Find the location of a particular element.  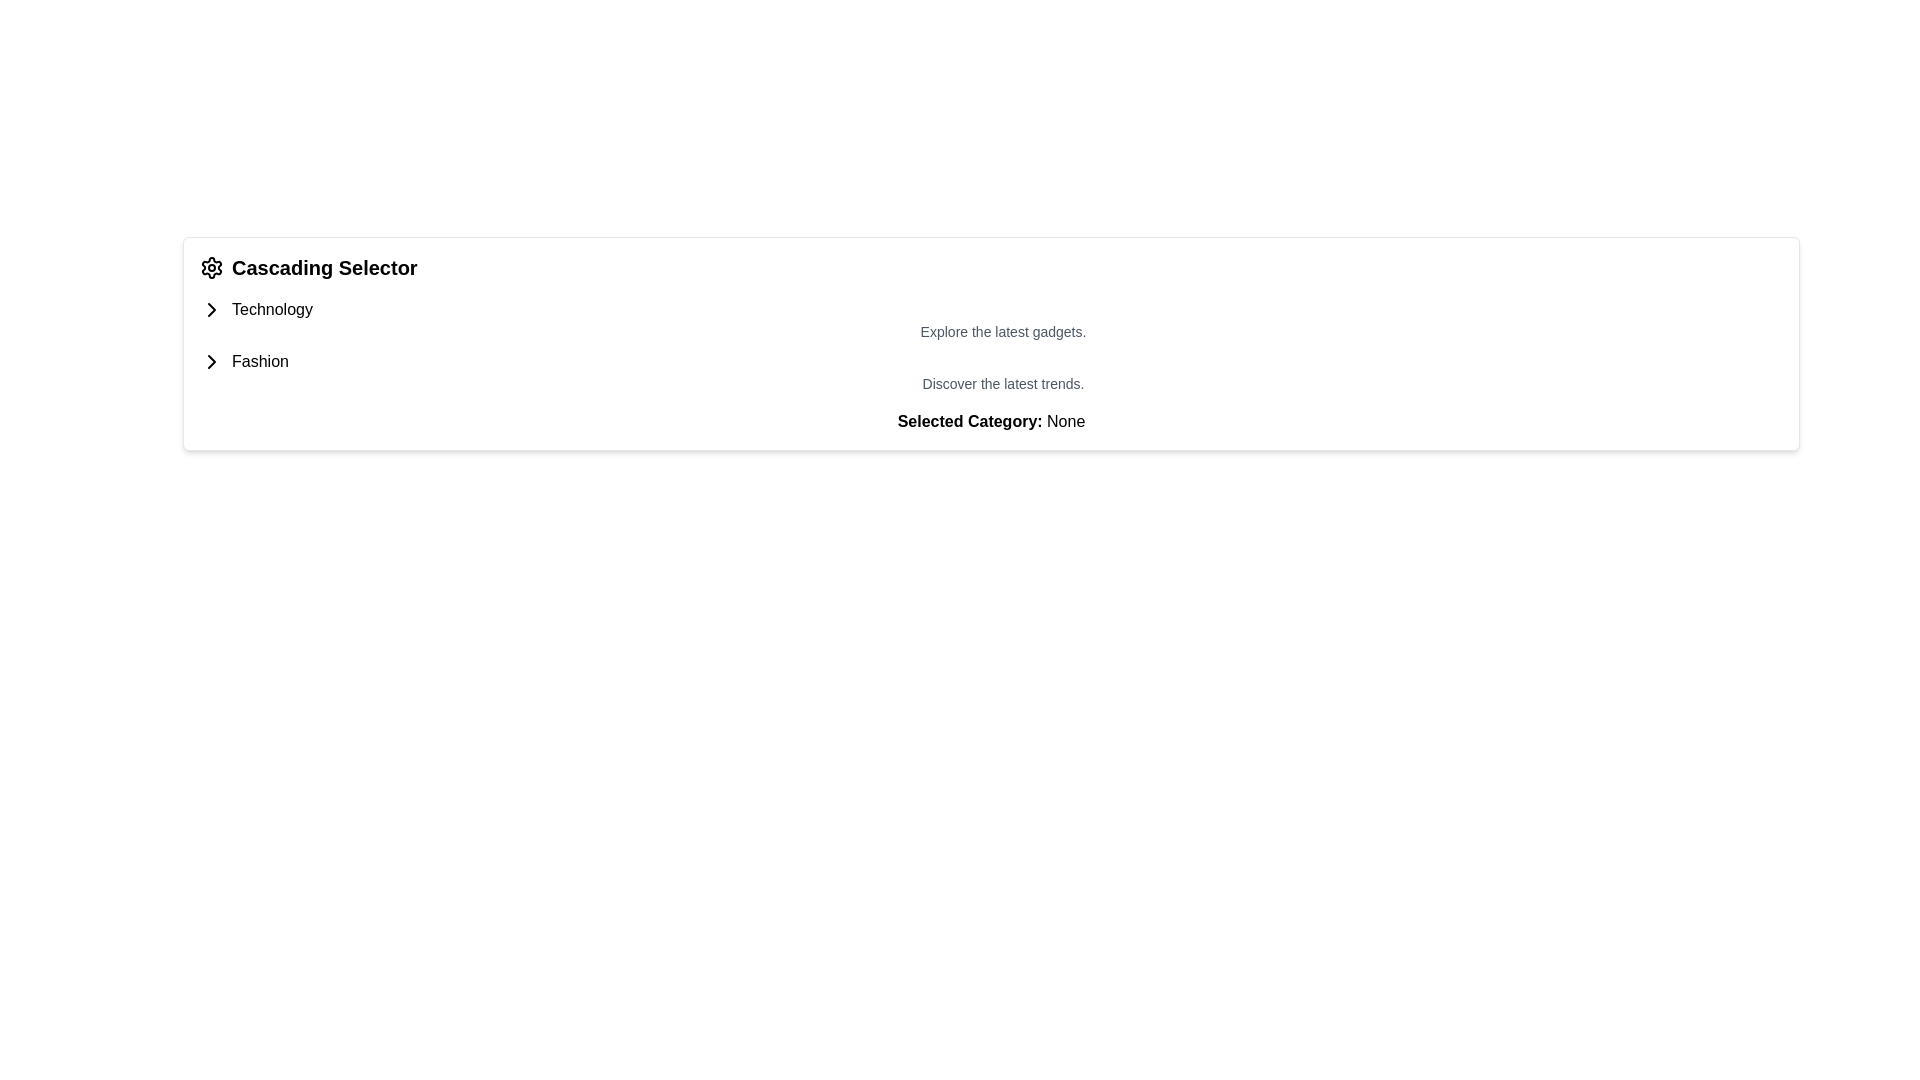

the label indicating the current category selection area, which displays 'Selected Category: None' and is located in the center-right of the interface is located at coordinates (970, 420).